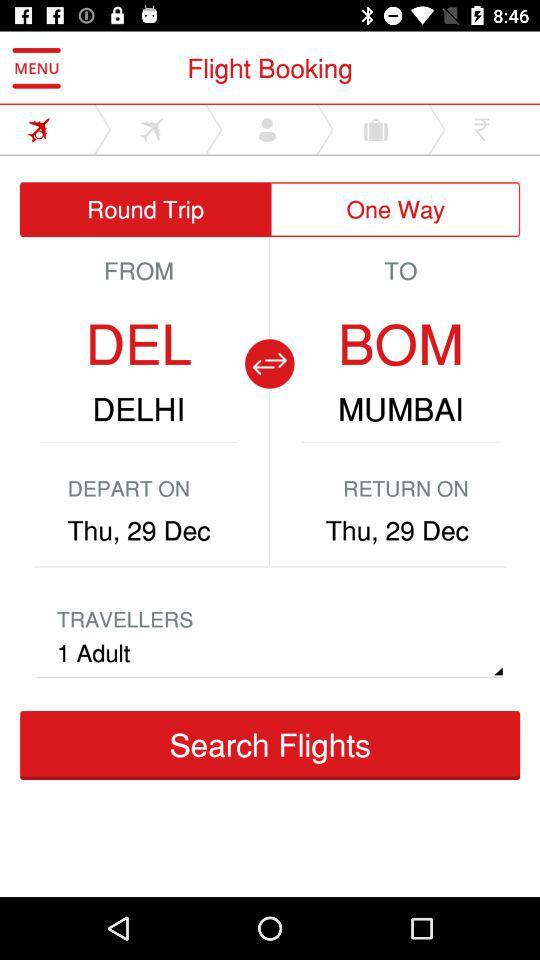  What do you see at coordinates (269, 362) in the screenshot?
I see `switch/flip icon` at bounding box center [269, 362].